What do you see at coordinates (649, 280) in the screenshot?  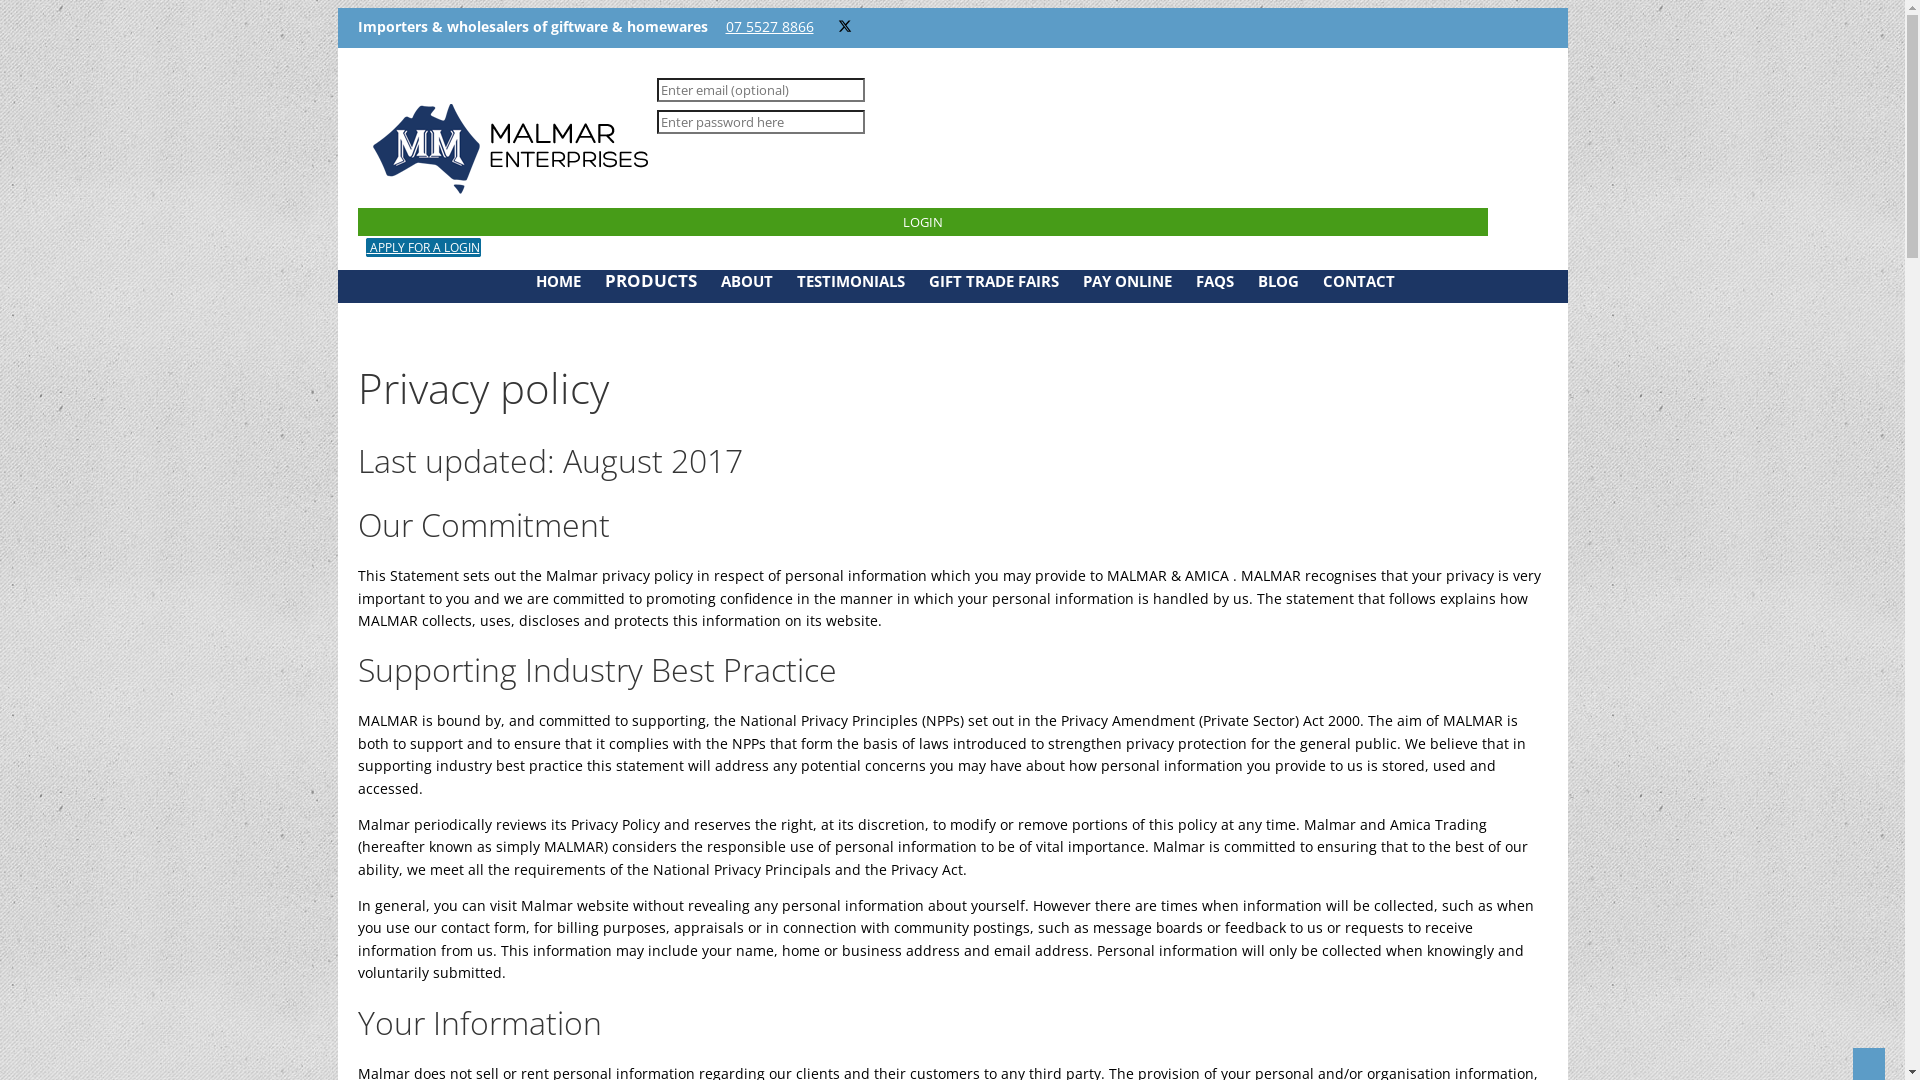 I see `'PRODUCTS'` at bounding box center [649, 280].